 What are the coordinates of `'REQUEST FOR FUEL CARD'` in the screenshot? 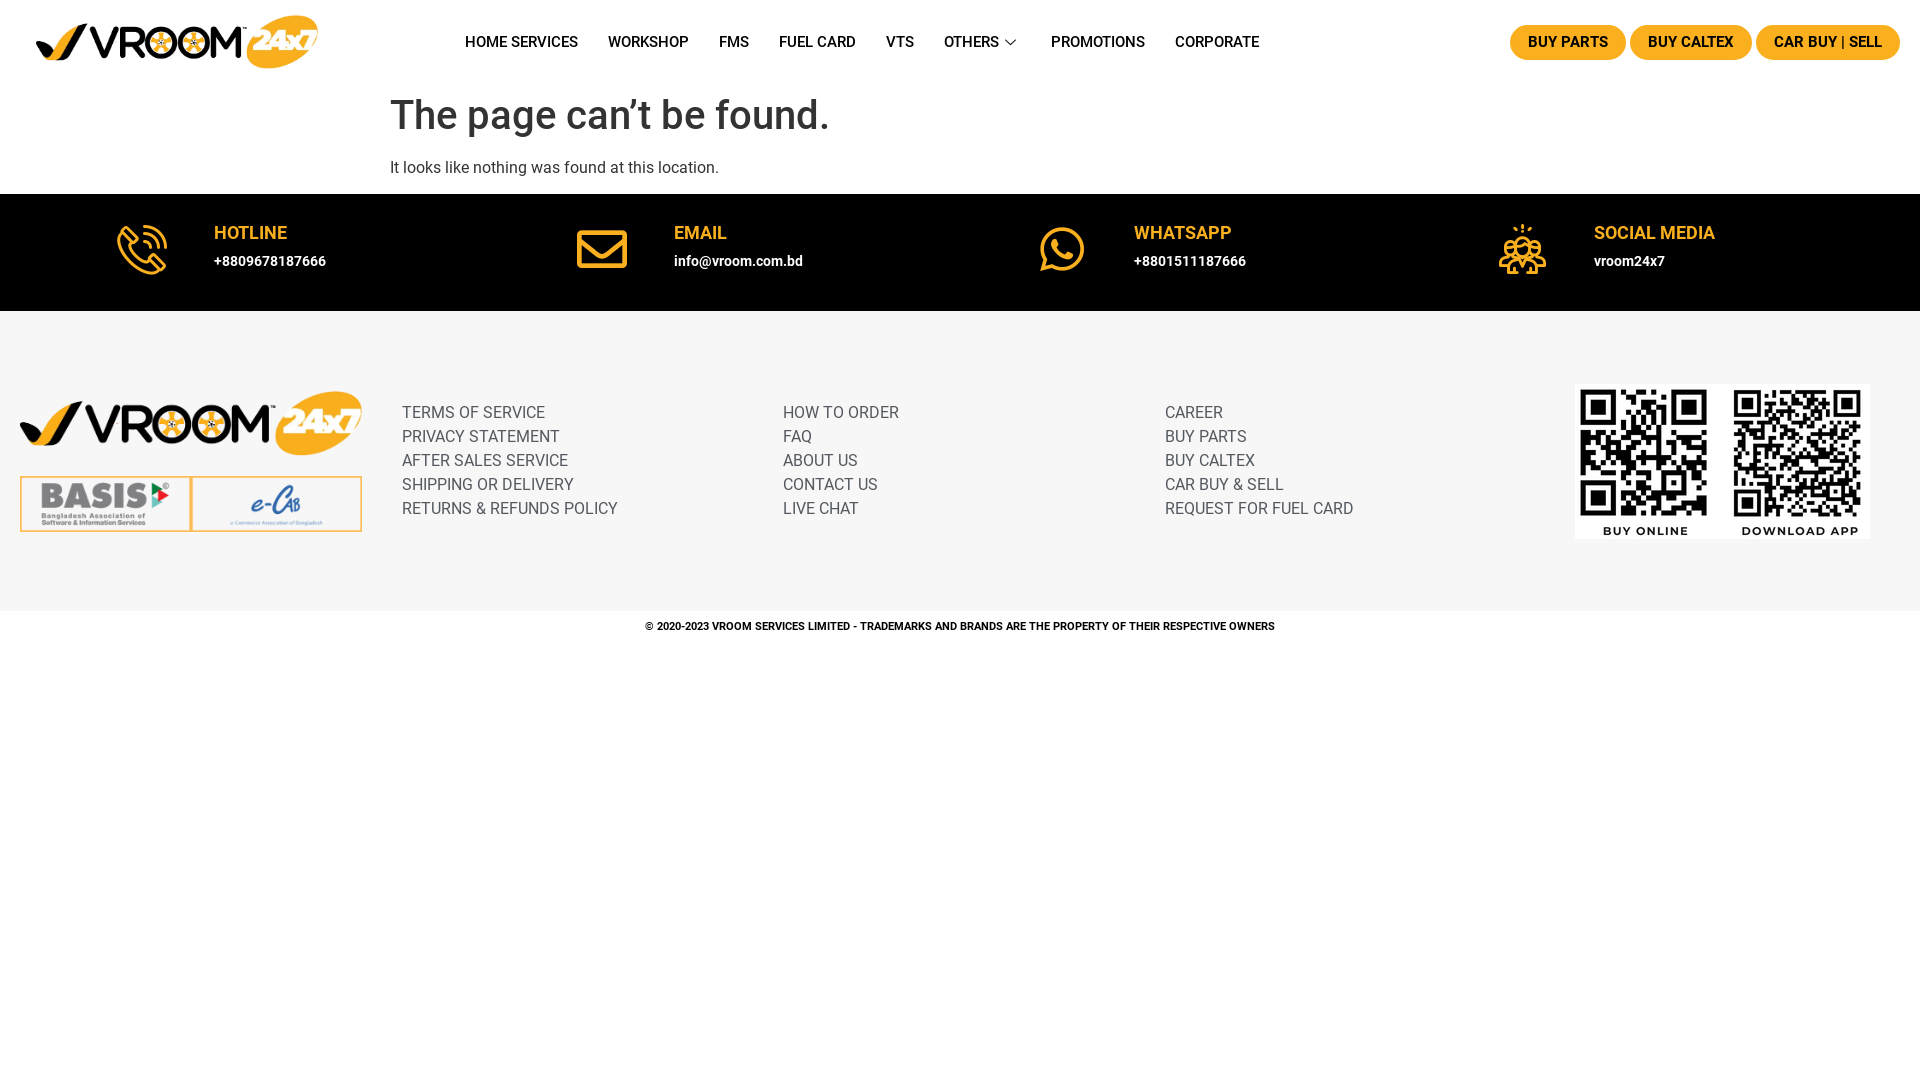 It's located at (1163, 508).